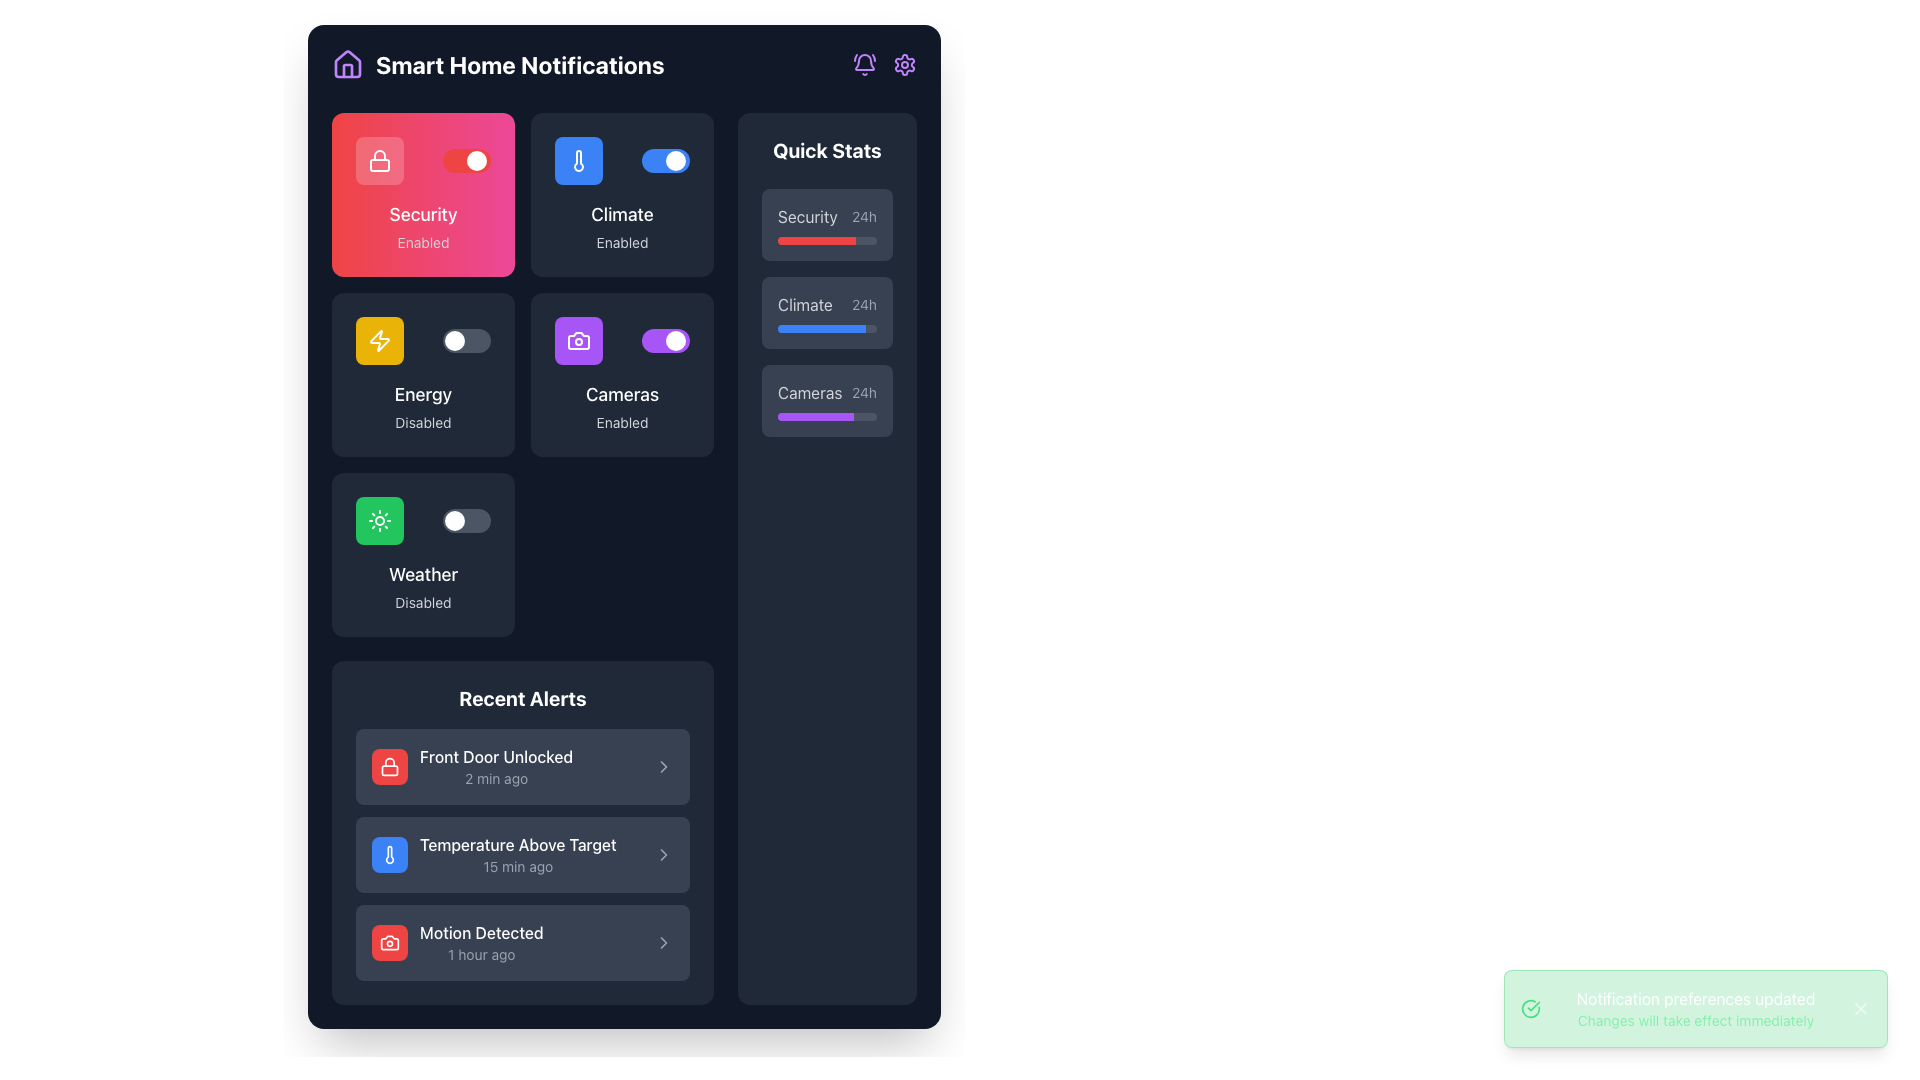 The height and width of the screenshot is (1080, 1920). I want to click on the 'Climate' icon indicator located within the rounded rectangular blue card in the Smart Home Notifications interface by moving the cursor to its center point, so click(578, 160).